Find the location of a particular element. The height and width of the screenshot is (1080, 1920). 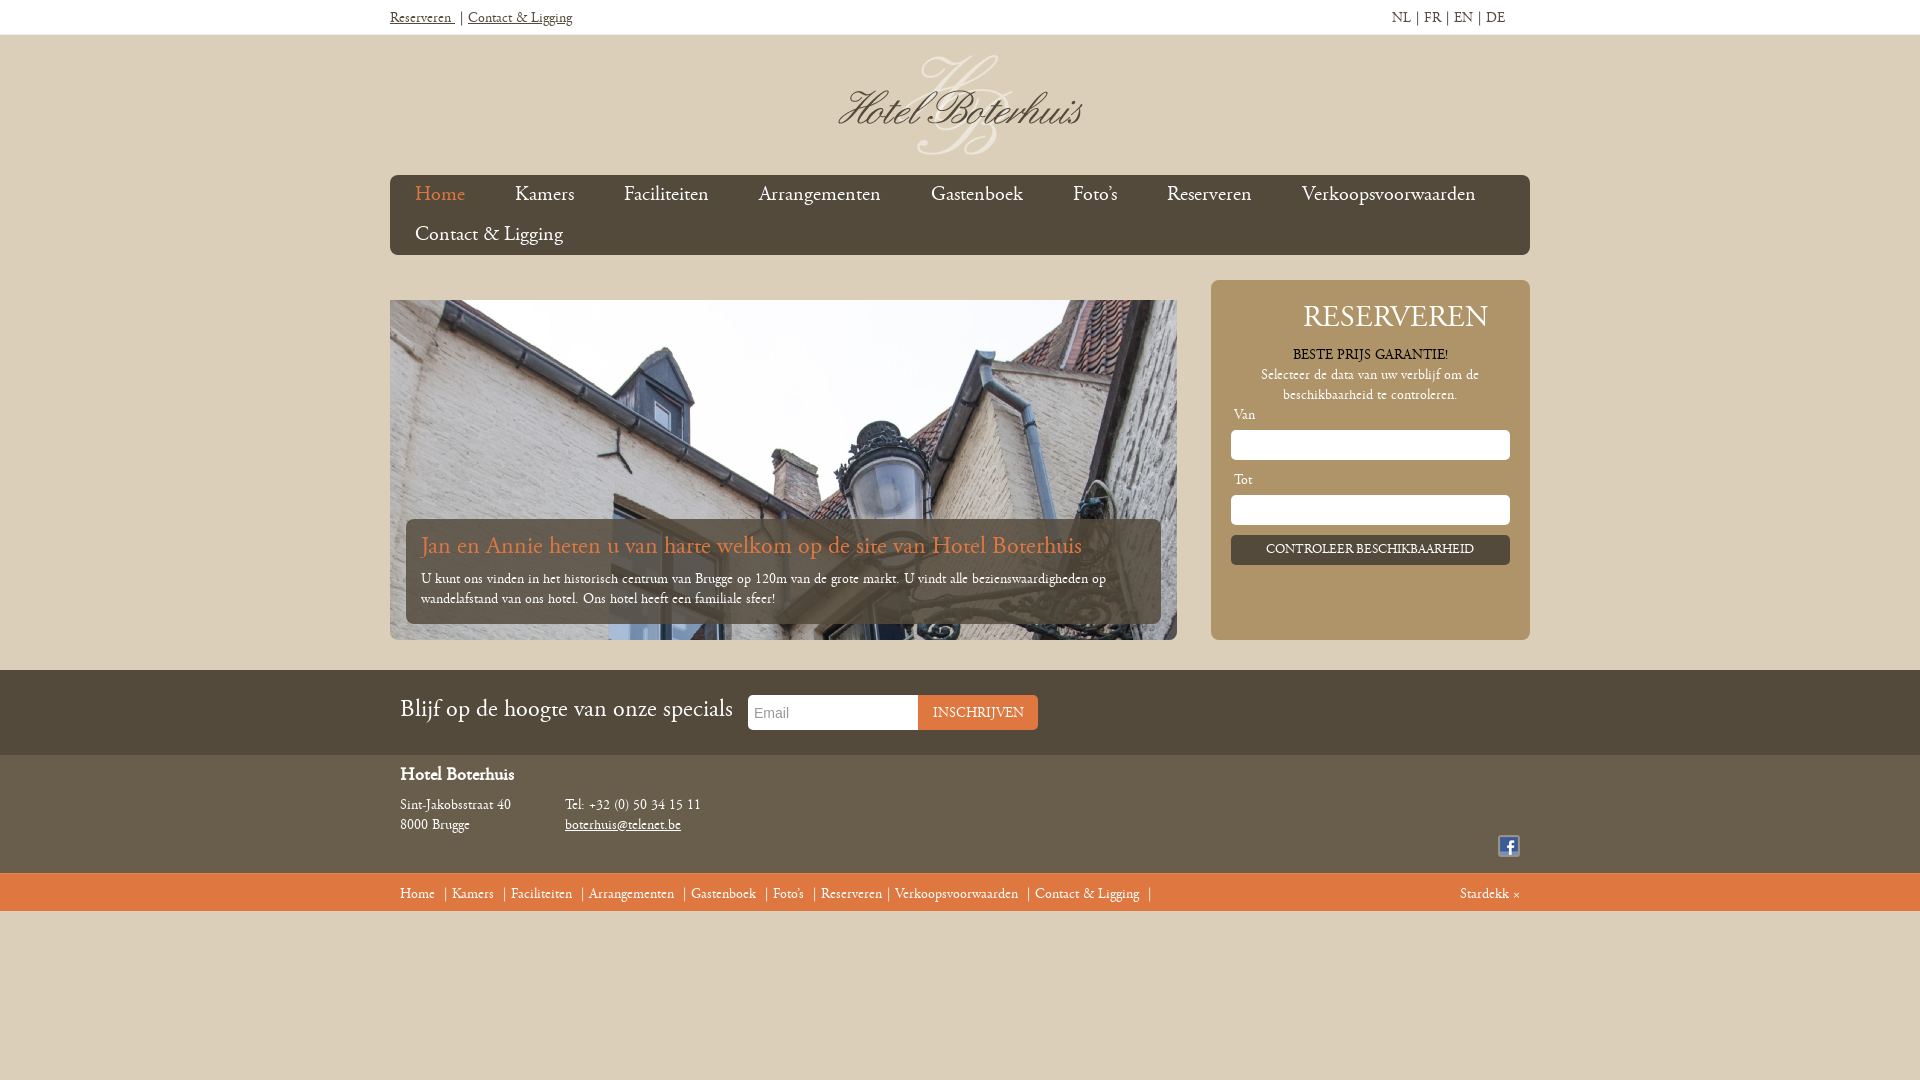

'boterhuis@telenet.be' is located at coordinates (622, 825).